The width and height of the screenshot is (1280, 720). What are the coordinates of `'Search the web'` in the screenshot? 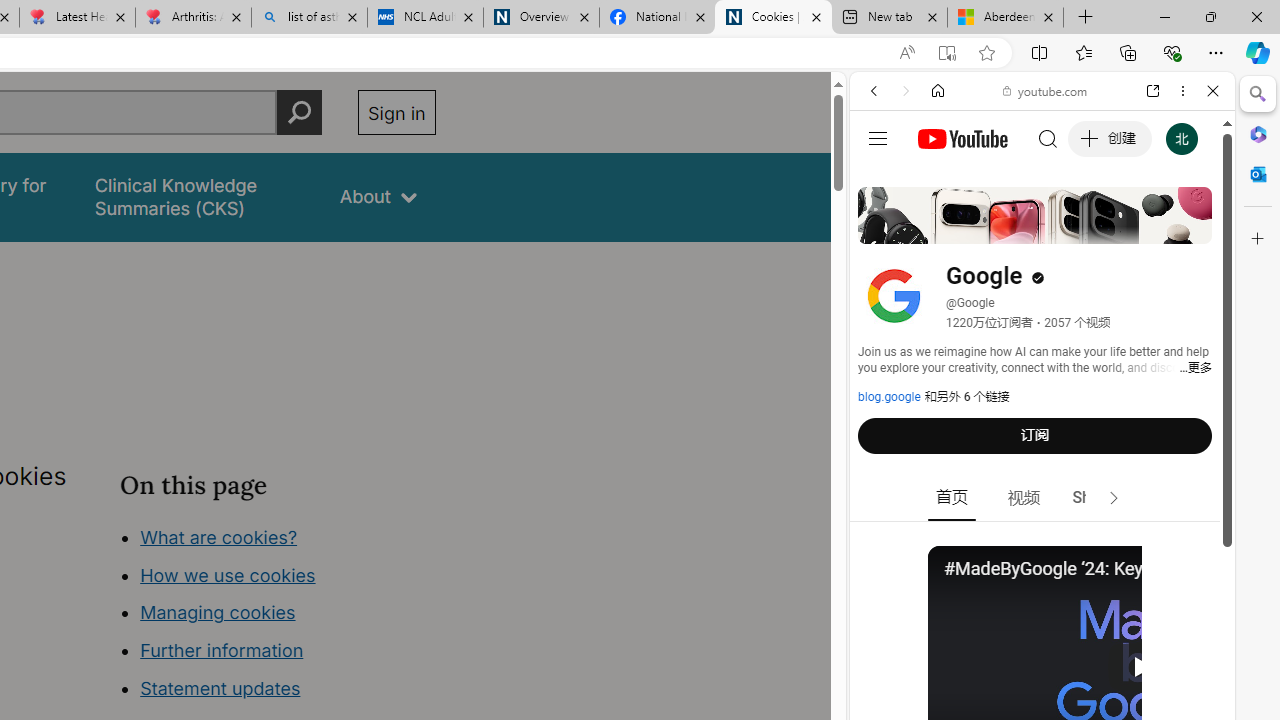 It's located at (1051, 137).